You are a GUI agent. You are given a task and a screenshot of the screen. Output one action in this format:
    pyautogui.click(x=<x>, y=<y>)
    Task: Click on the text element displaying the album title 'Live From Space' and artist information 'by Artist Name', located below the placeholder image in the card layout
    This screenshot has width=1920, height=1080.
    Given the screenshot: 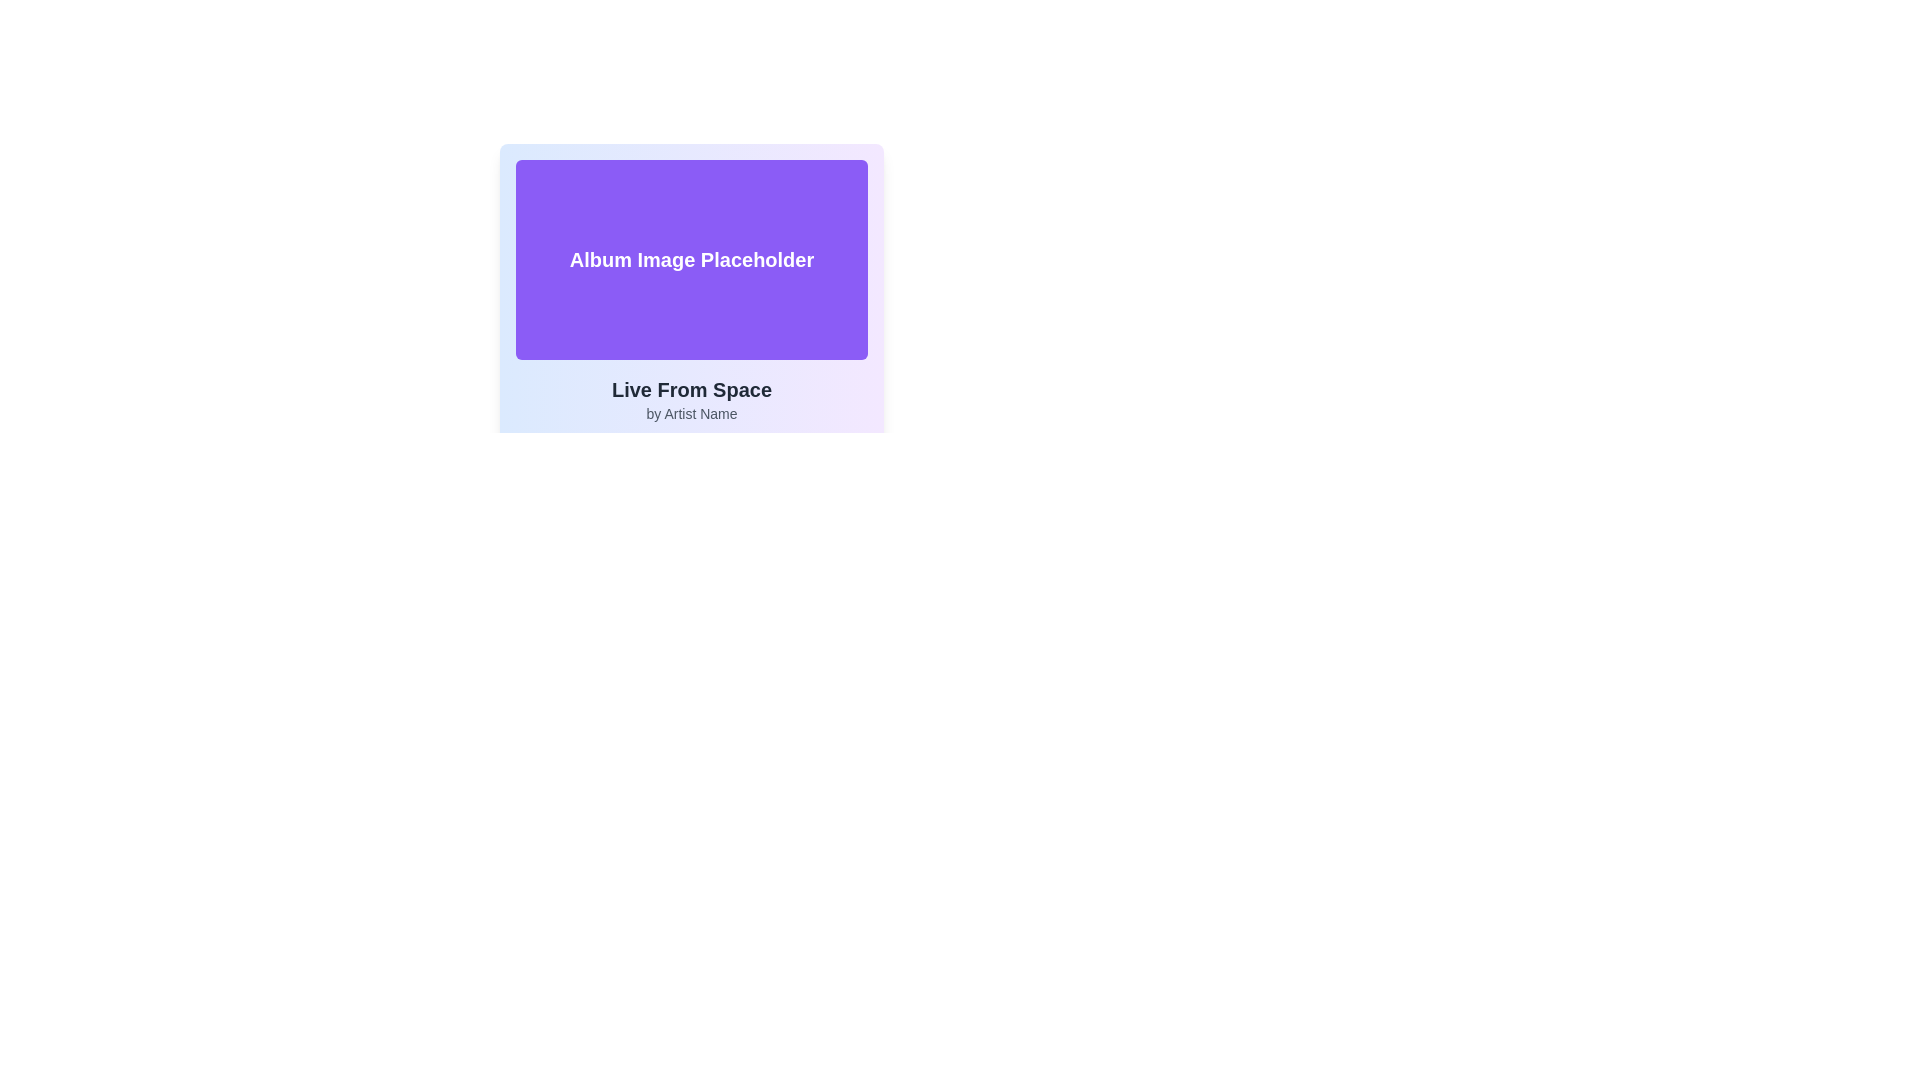 What is the action you would take?
    pyautogui.click(x=691, y=400)
    